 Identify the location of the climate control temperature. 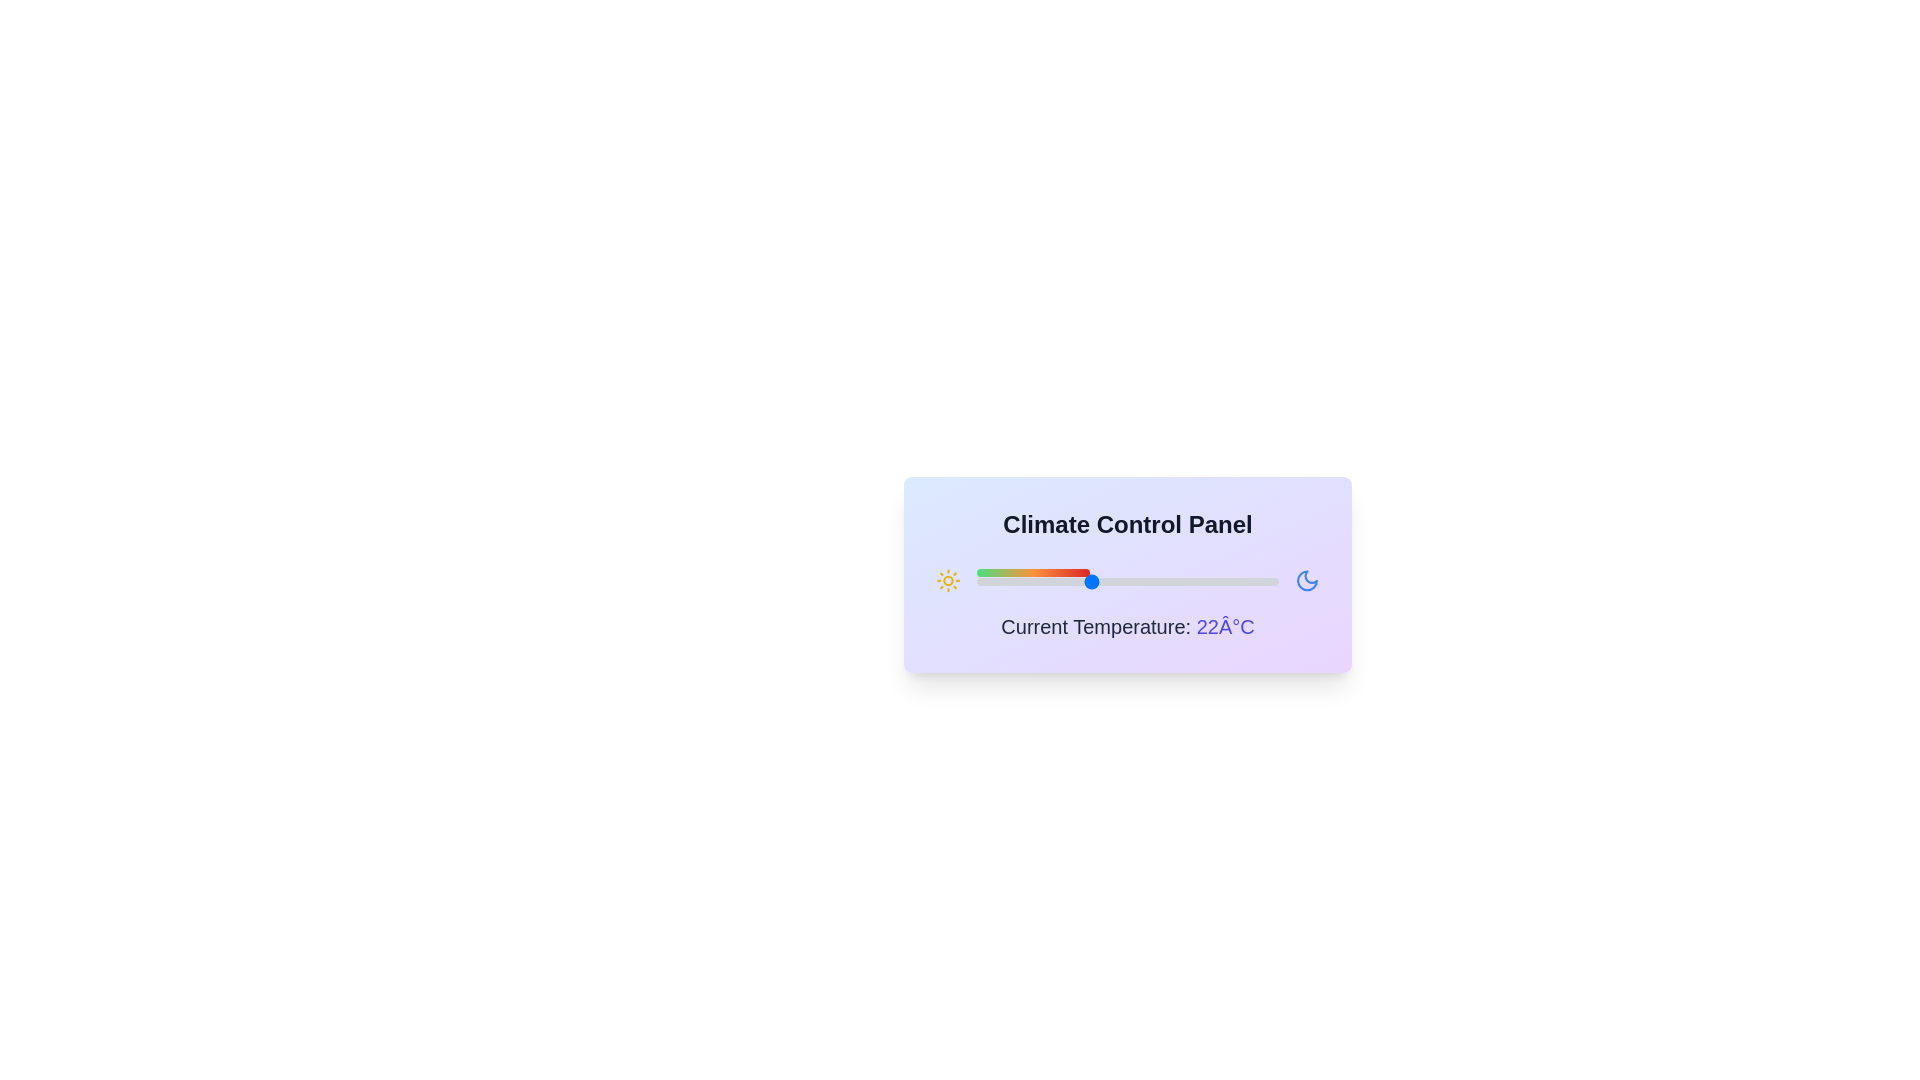
(1146, 582).